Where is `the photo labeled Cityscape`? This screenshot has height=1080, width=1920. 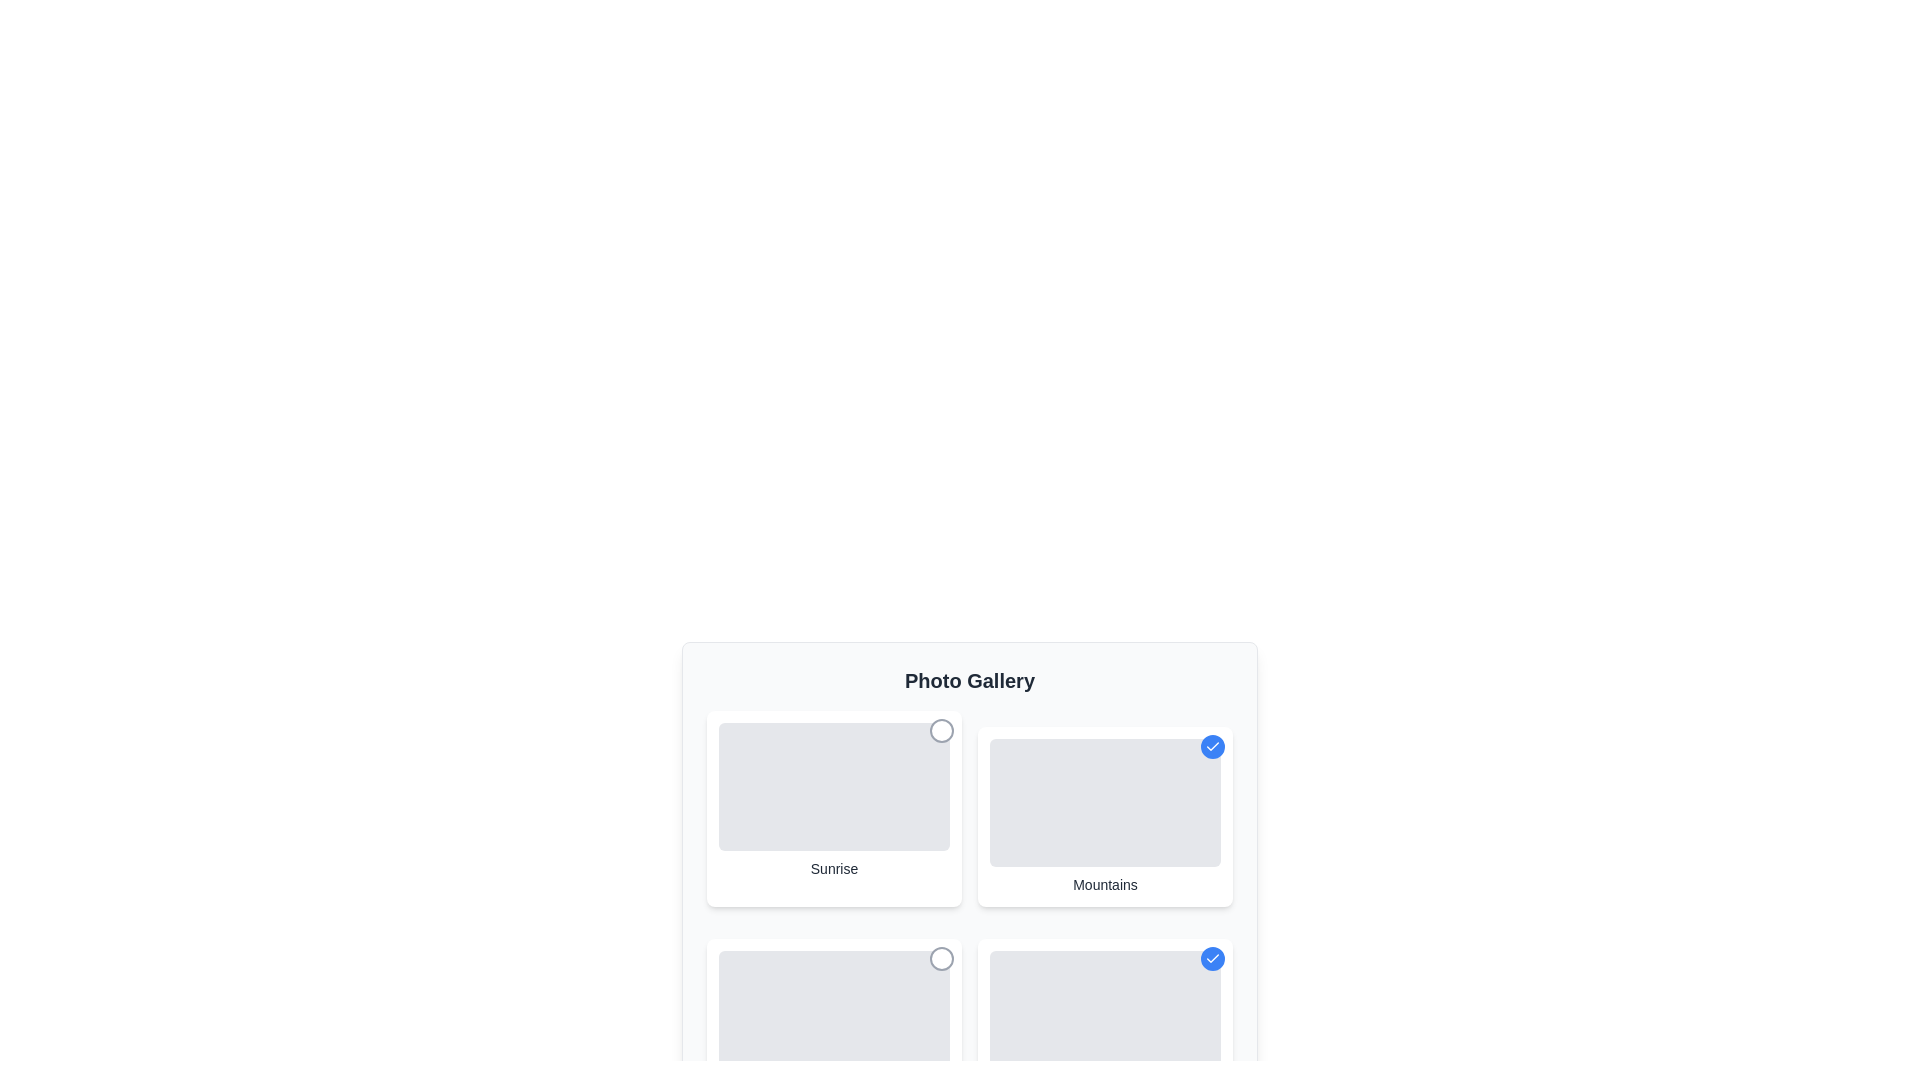 the photo labeled Cityscape is located at coordinates (940, 958).